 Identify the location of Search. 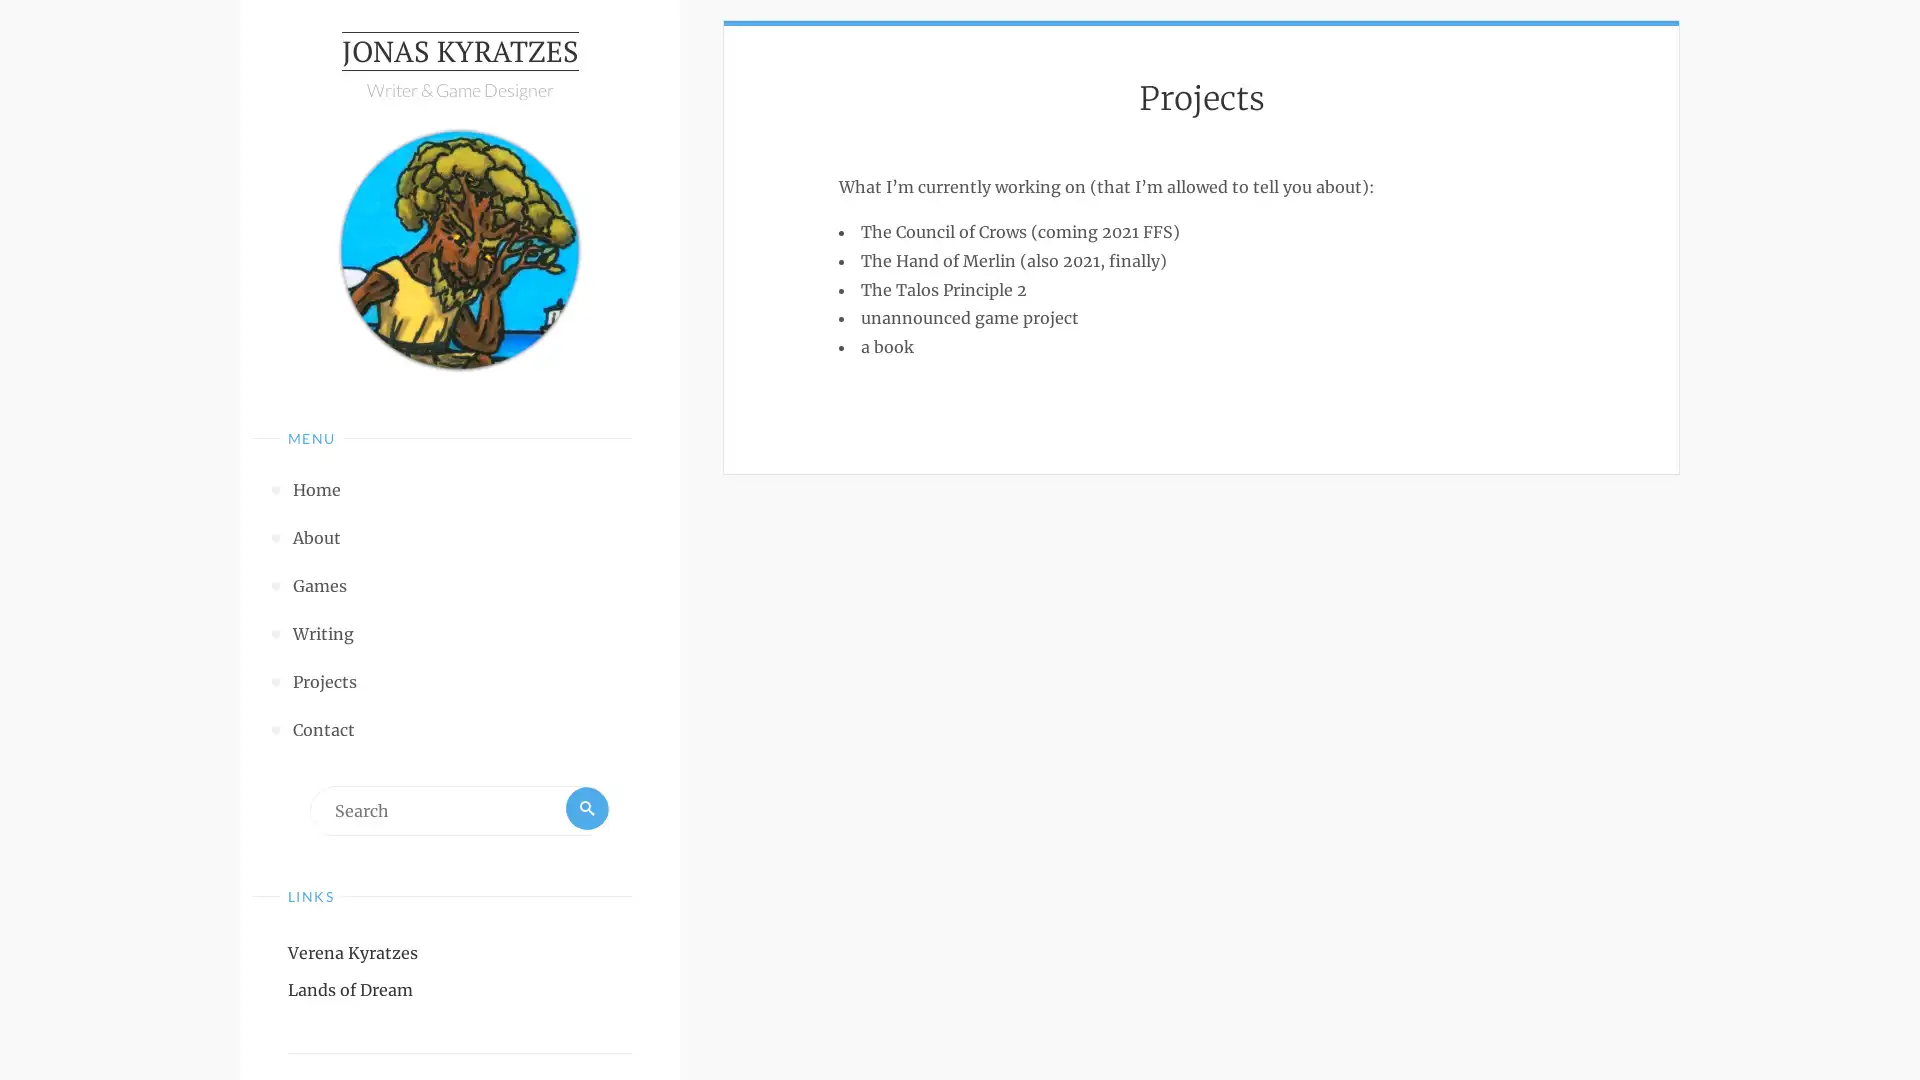
(584, 814).